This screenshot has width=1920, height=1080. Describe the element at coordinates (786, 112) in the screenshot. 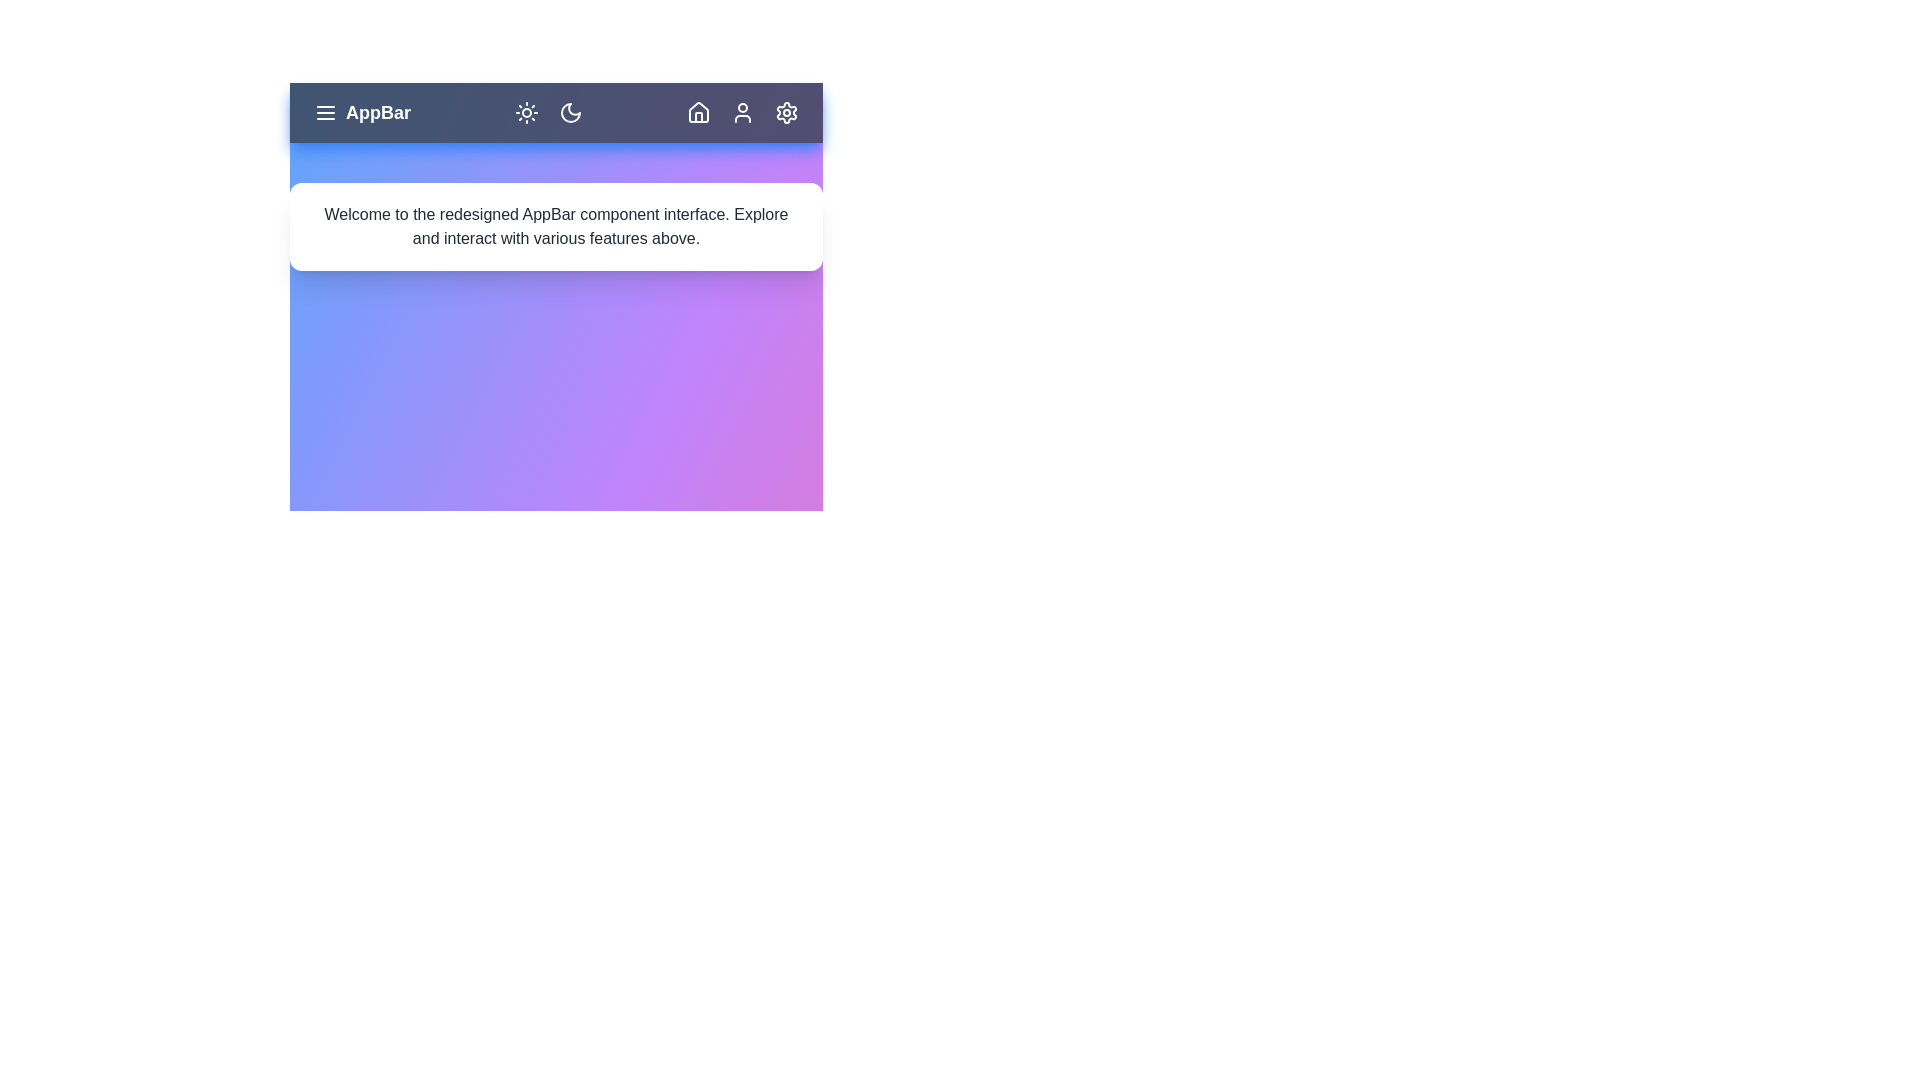

I see `the settings icon to open the application settings` at that location.